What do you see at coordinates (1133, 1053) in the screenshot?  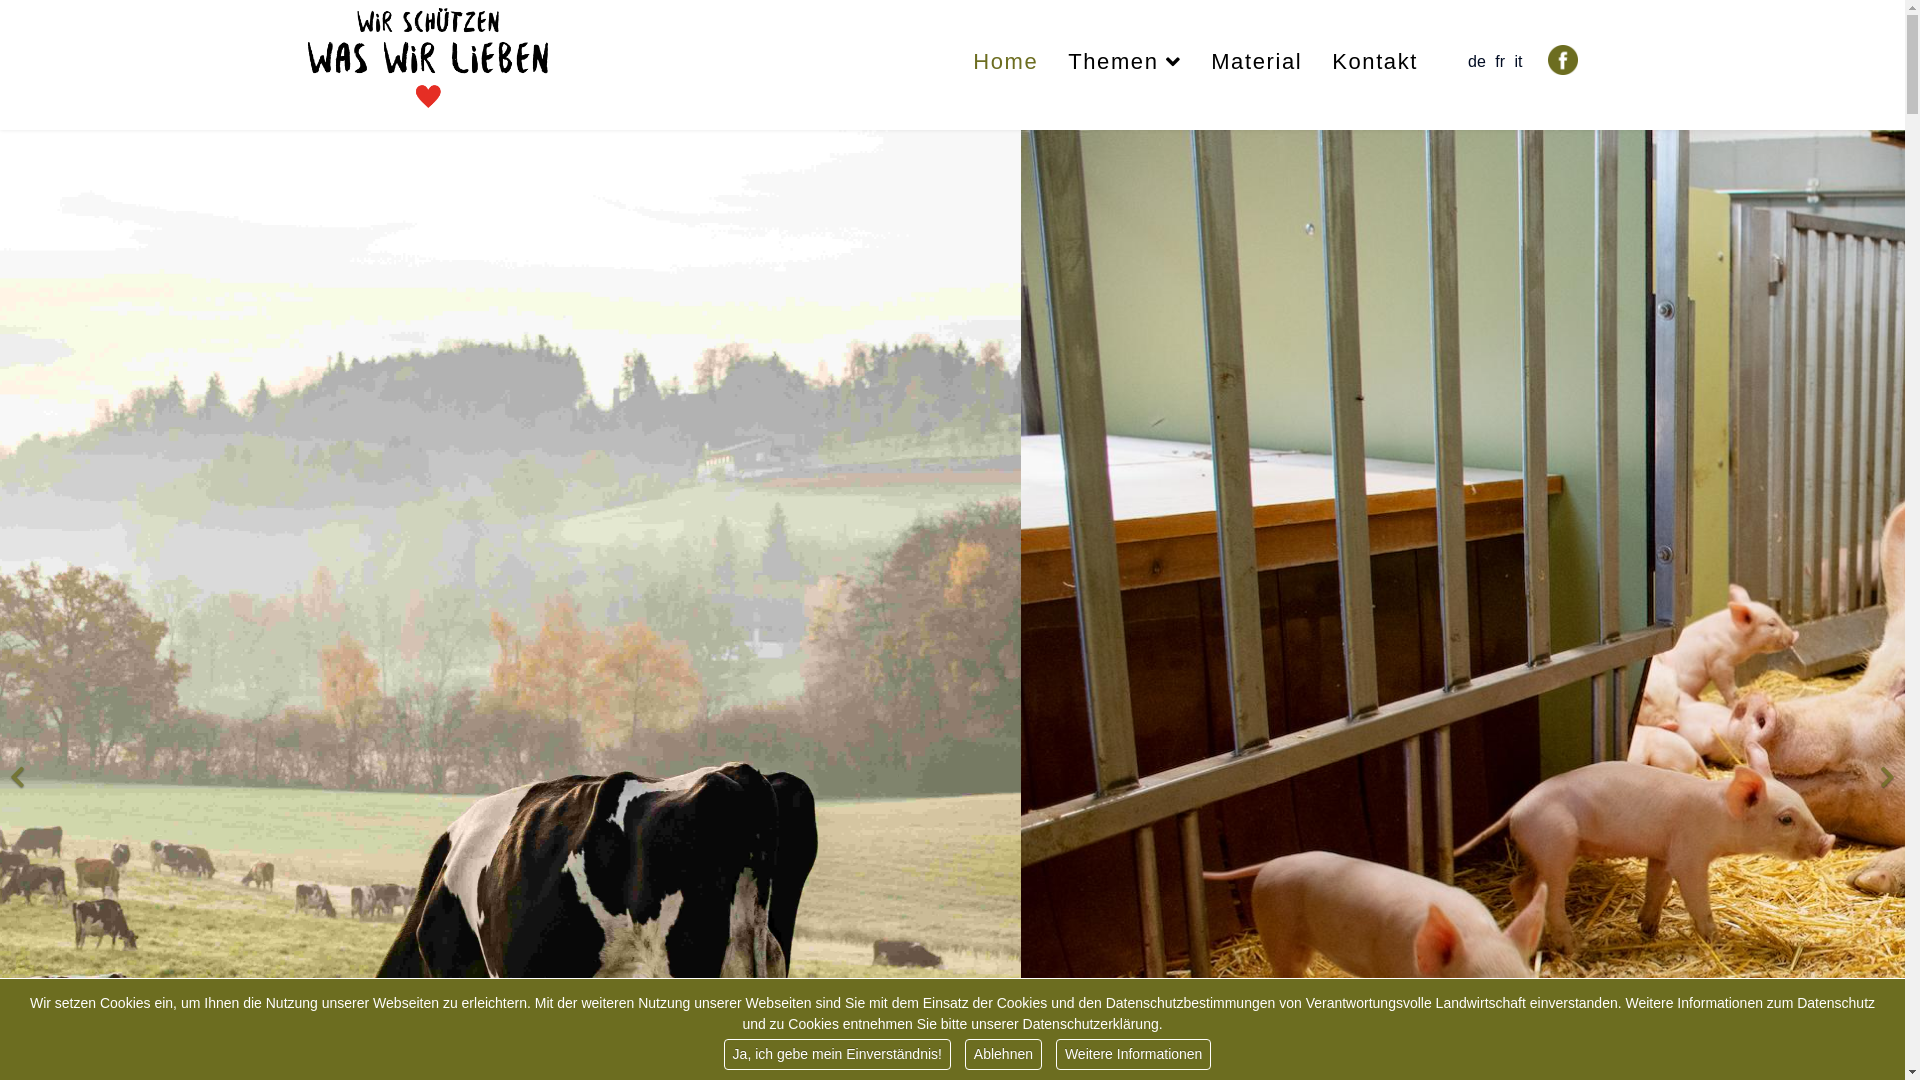 I see `'Weitere Informationen'` at bounding box center [1133, 1053].